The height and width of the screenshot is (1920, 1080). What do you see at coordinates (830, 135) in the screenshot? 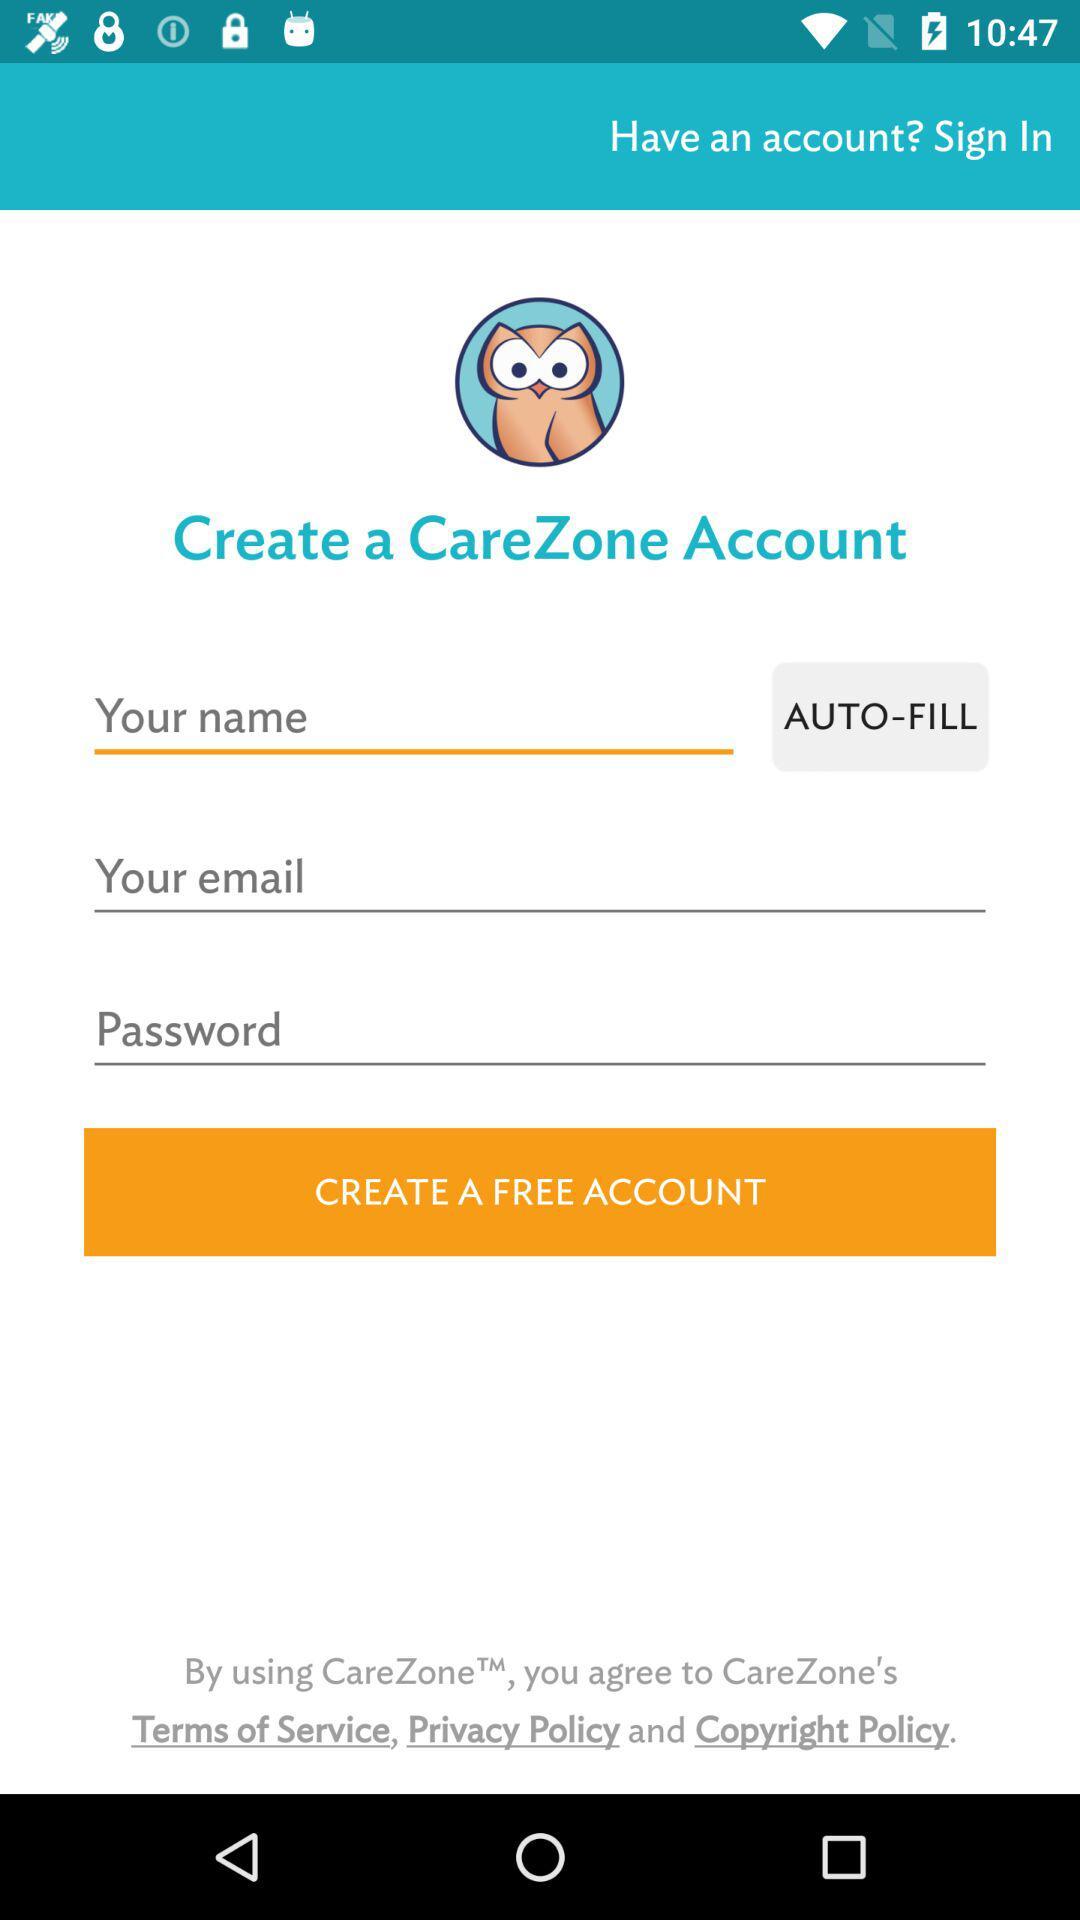
I see `icon above the create a carezone` at bounding box center [830, 135].